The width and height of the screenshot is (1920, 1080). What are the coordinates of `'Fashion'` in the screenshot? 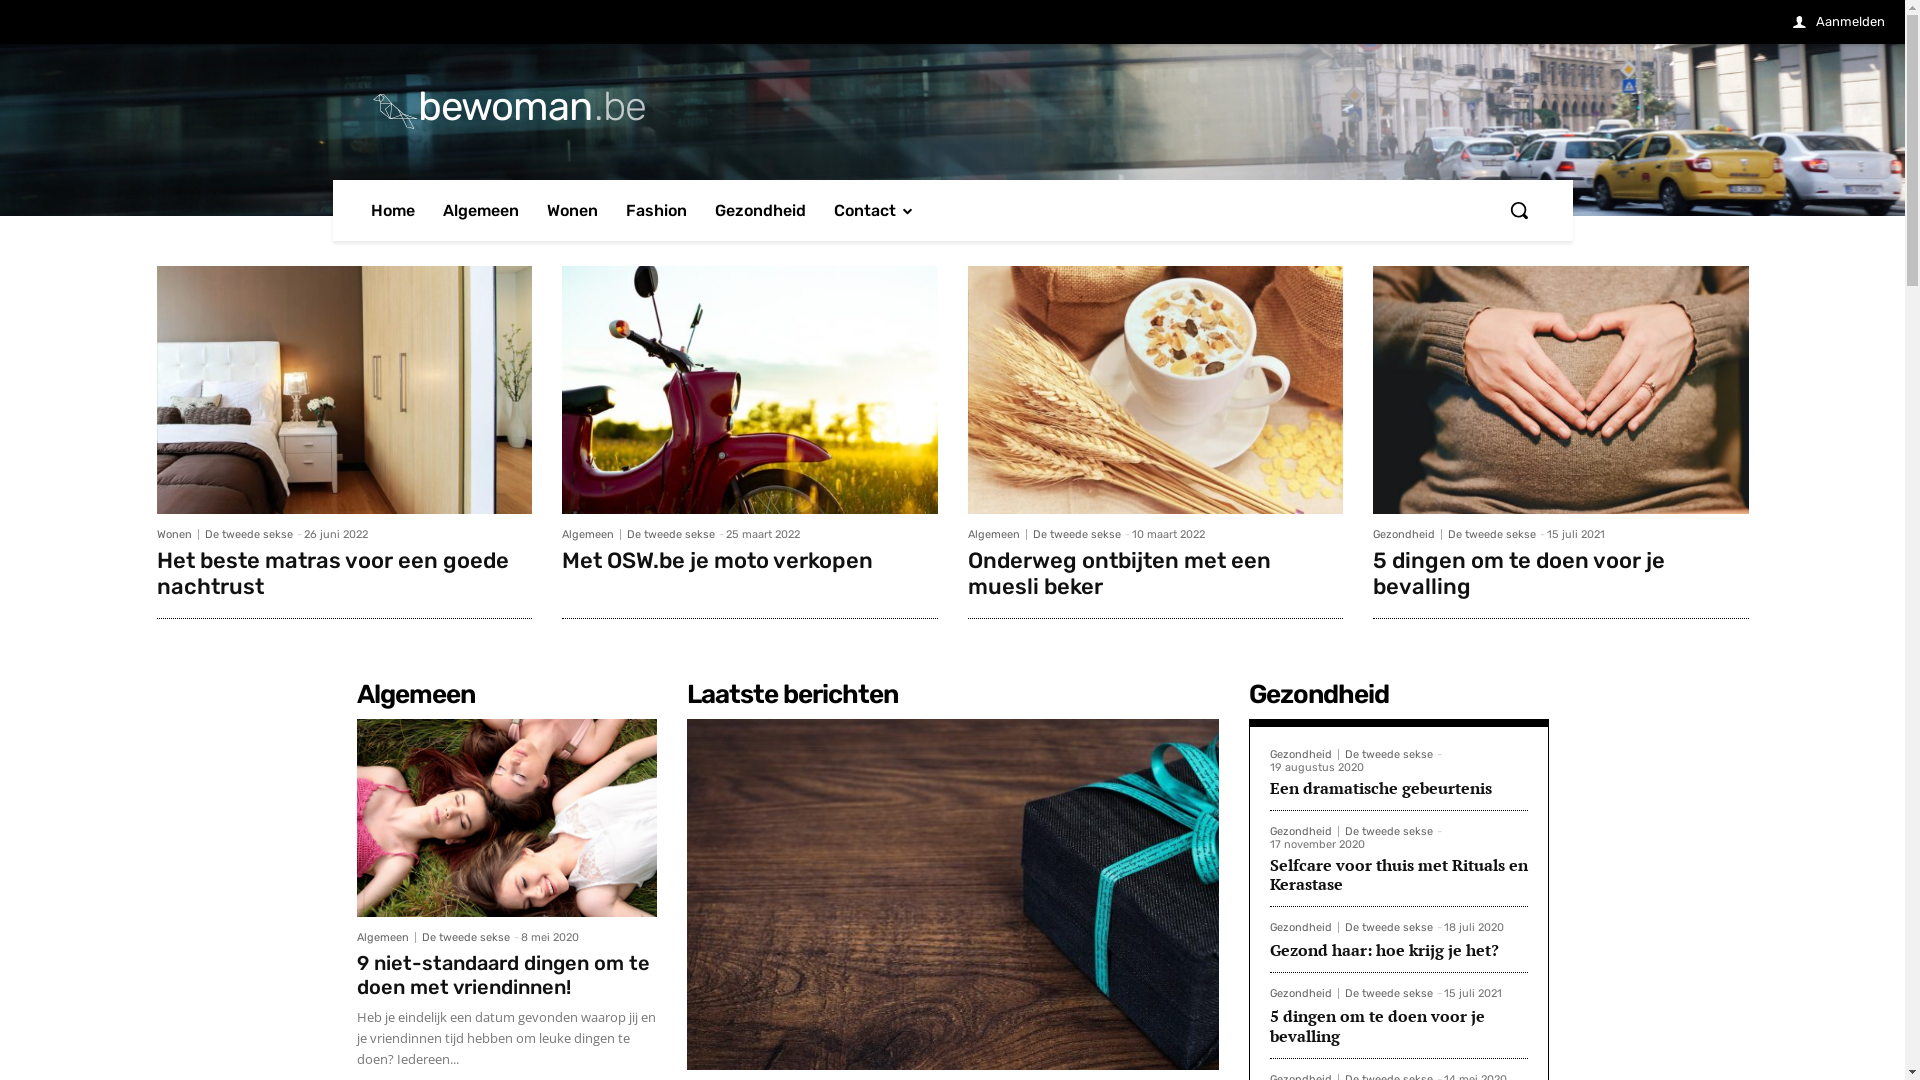 It's located at (656, 210).